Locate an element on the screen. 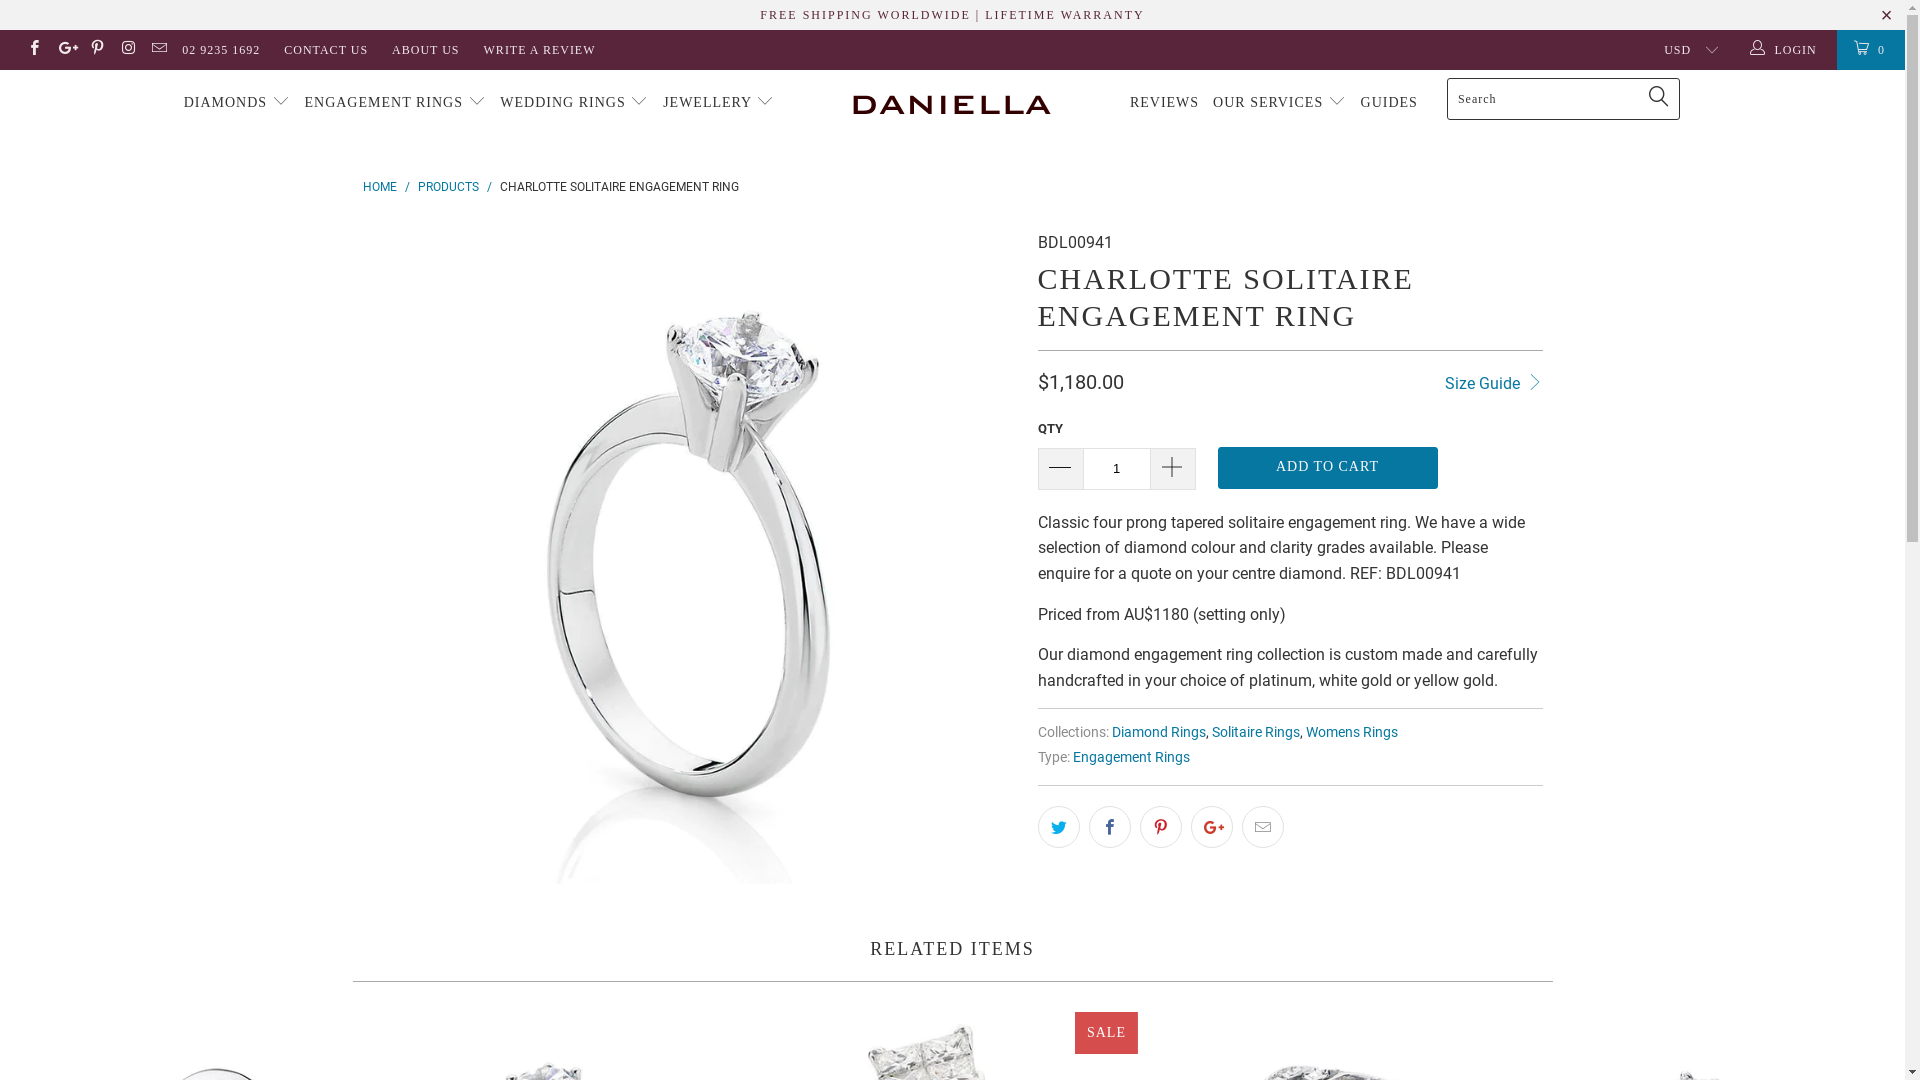  '0' is located at coordinates (1870, 49).